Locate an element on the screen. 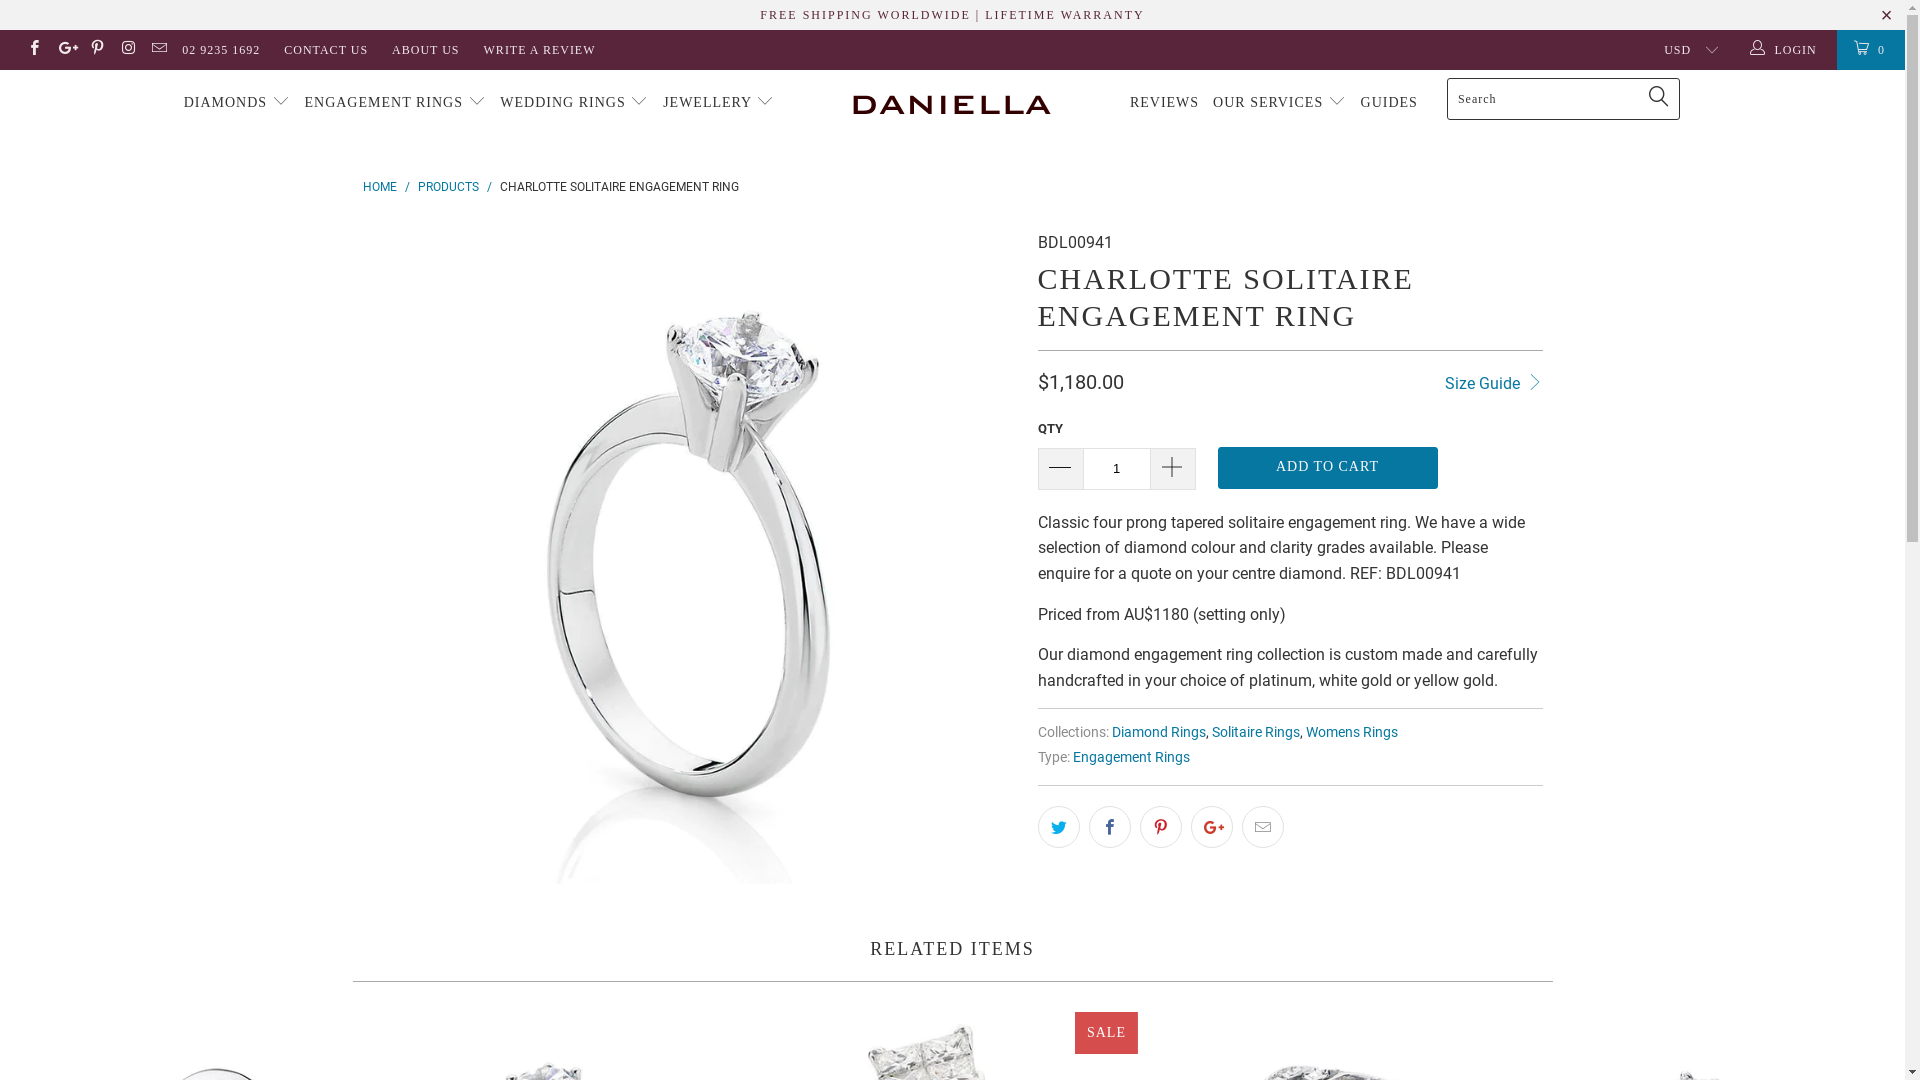  '0' is located at coordinates (1870, 49).